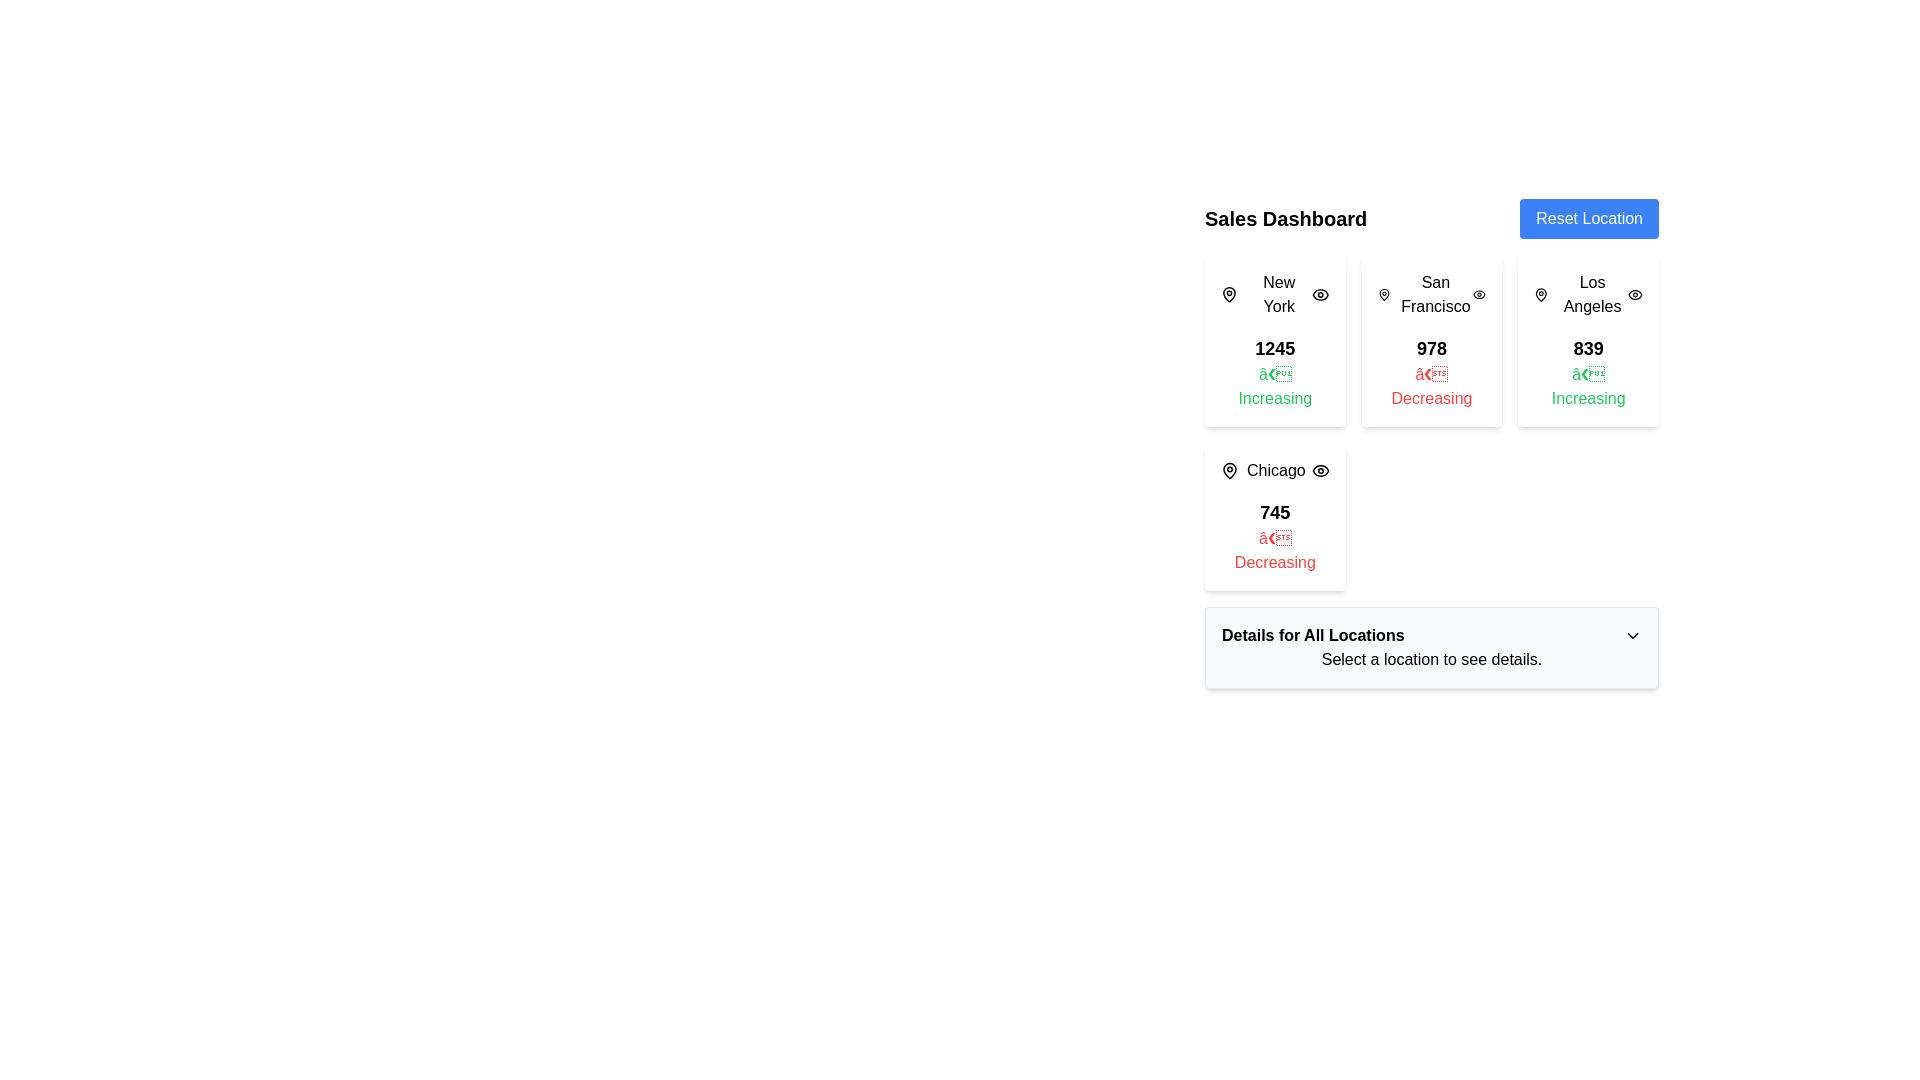 The width and height of the screenshot is (1920, 1080). What do you see at coordinates (1228, 470) in the screenshot?
I see `the map pin icon located to the left of the text 'Chicago' in the lower section of the 'Sales Dashboard' interface` at bounding box center [1228, 470].